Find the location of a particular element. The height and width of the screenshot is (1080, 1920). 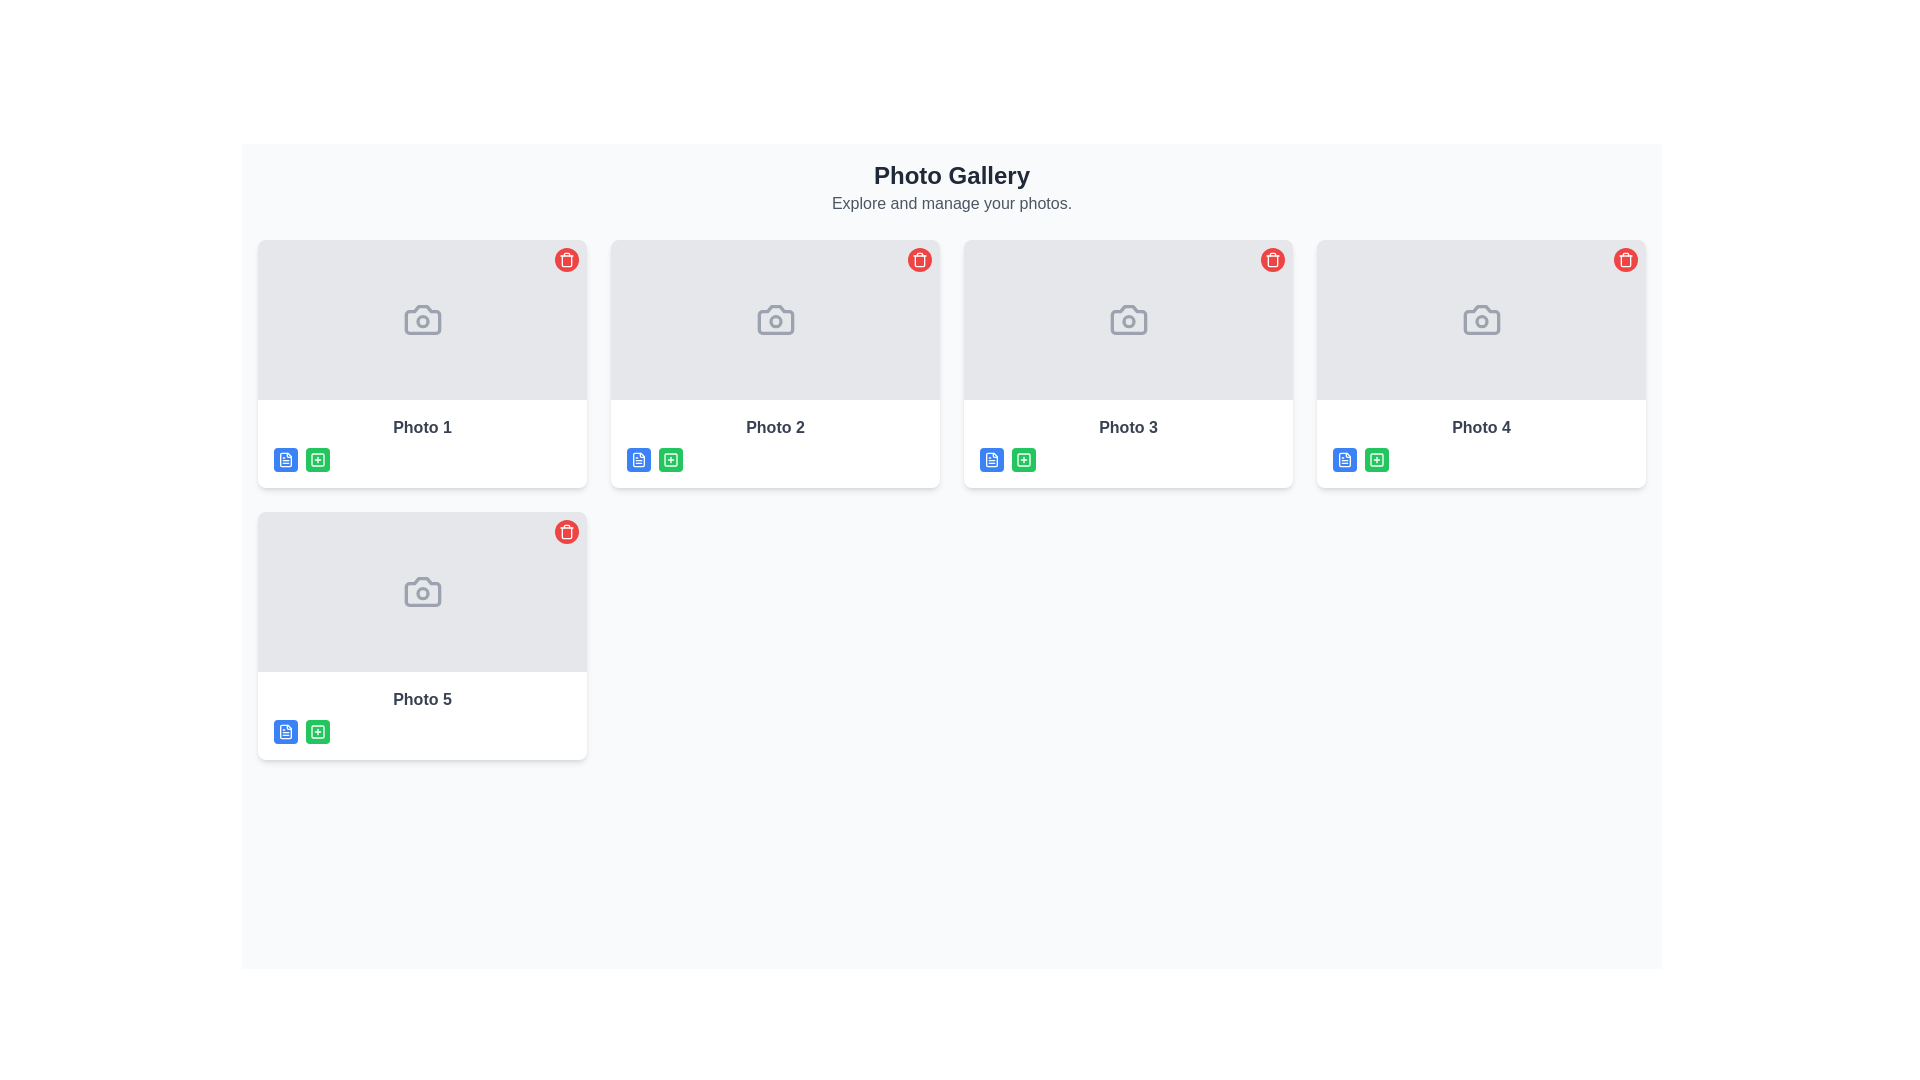

the text label displaying 'Photo 2', which is styled in bold gray font and positioned in the second column of the photo grid, below the photo thumbnail and above the row of icons is located at coordinates (774, 427).